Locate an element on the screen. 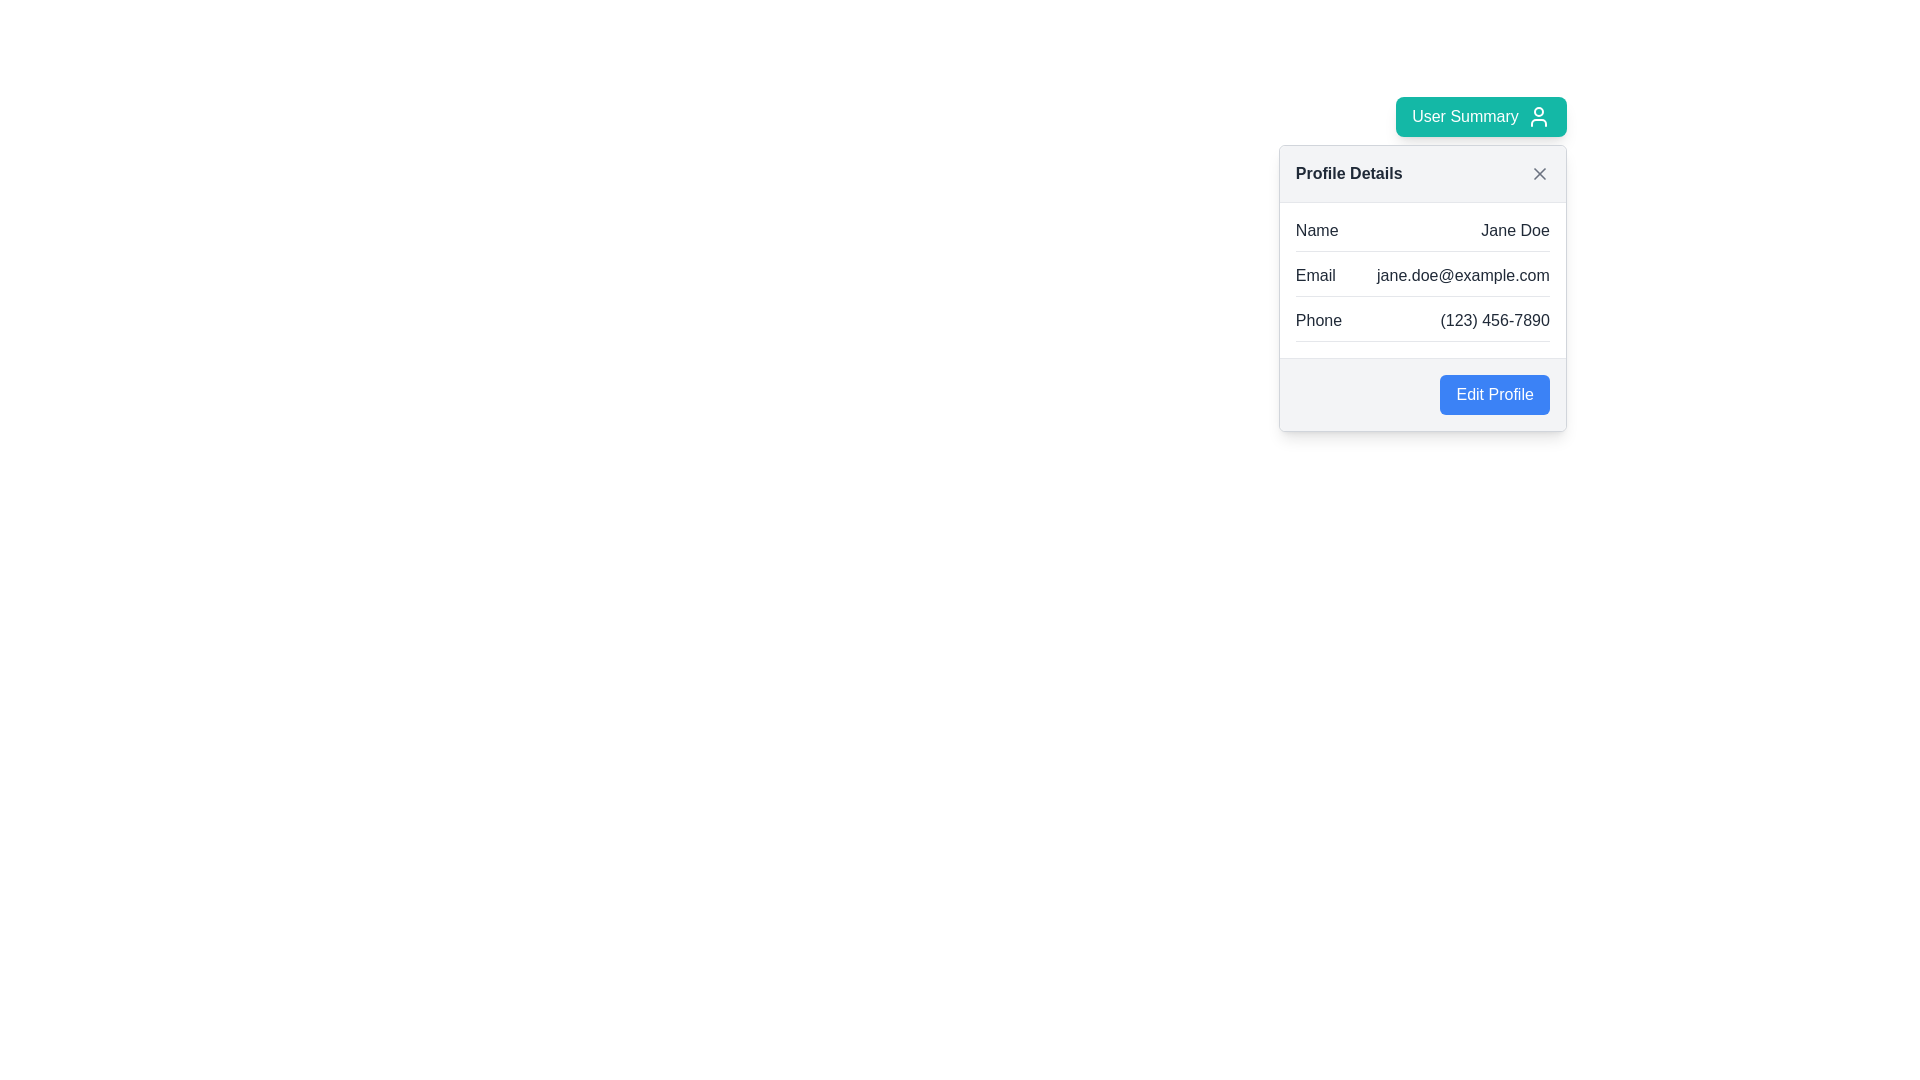 The image size is (1920, 1080). the text label indicating the user's name 'Jane Doe' within the 'Profile Details' card interface is located at coordinates (1317, 230).